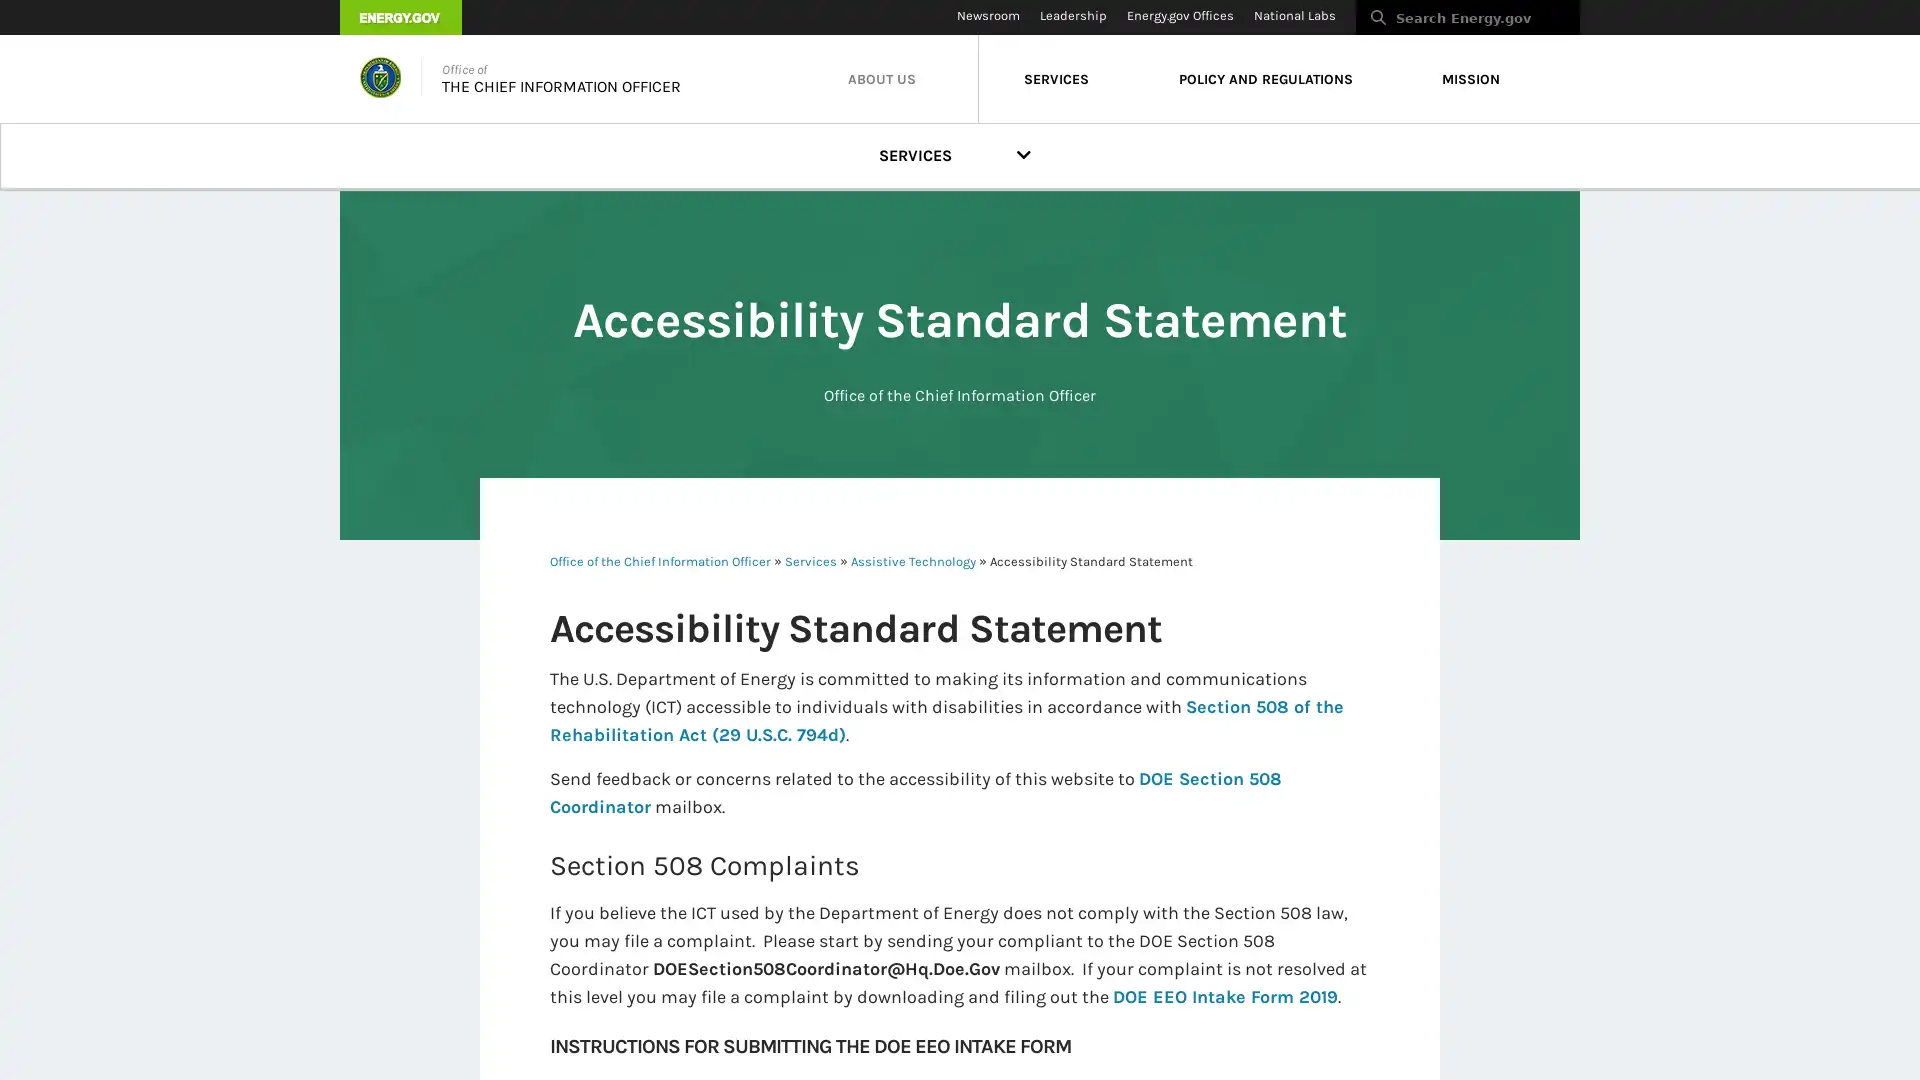  I want to click on SEARCH, so click(1601, 23).